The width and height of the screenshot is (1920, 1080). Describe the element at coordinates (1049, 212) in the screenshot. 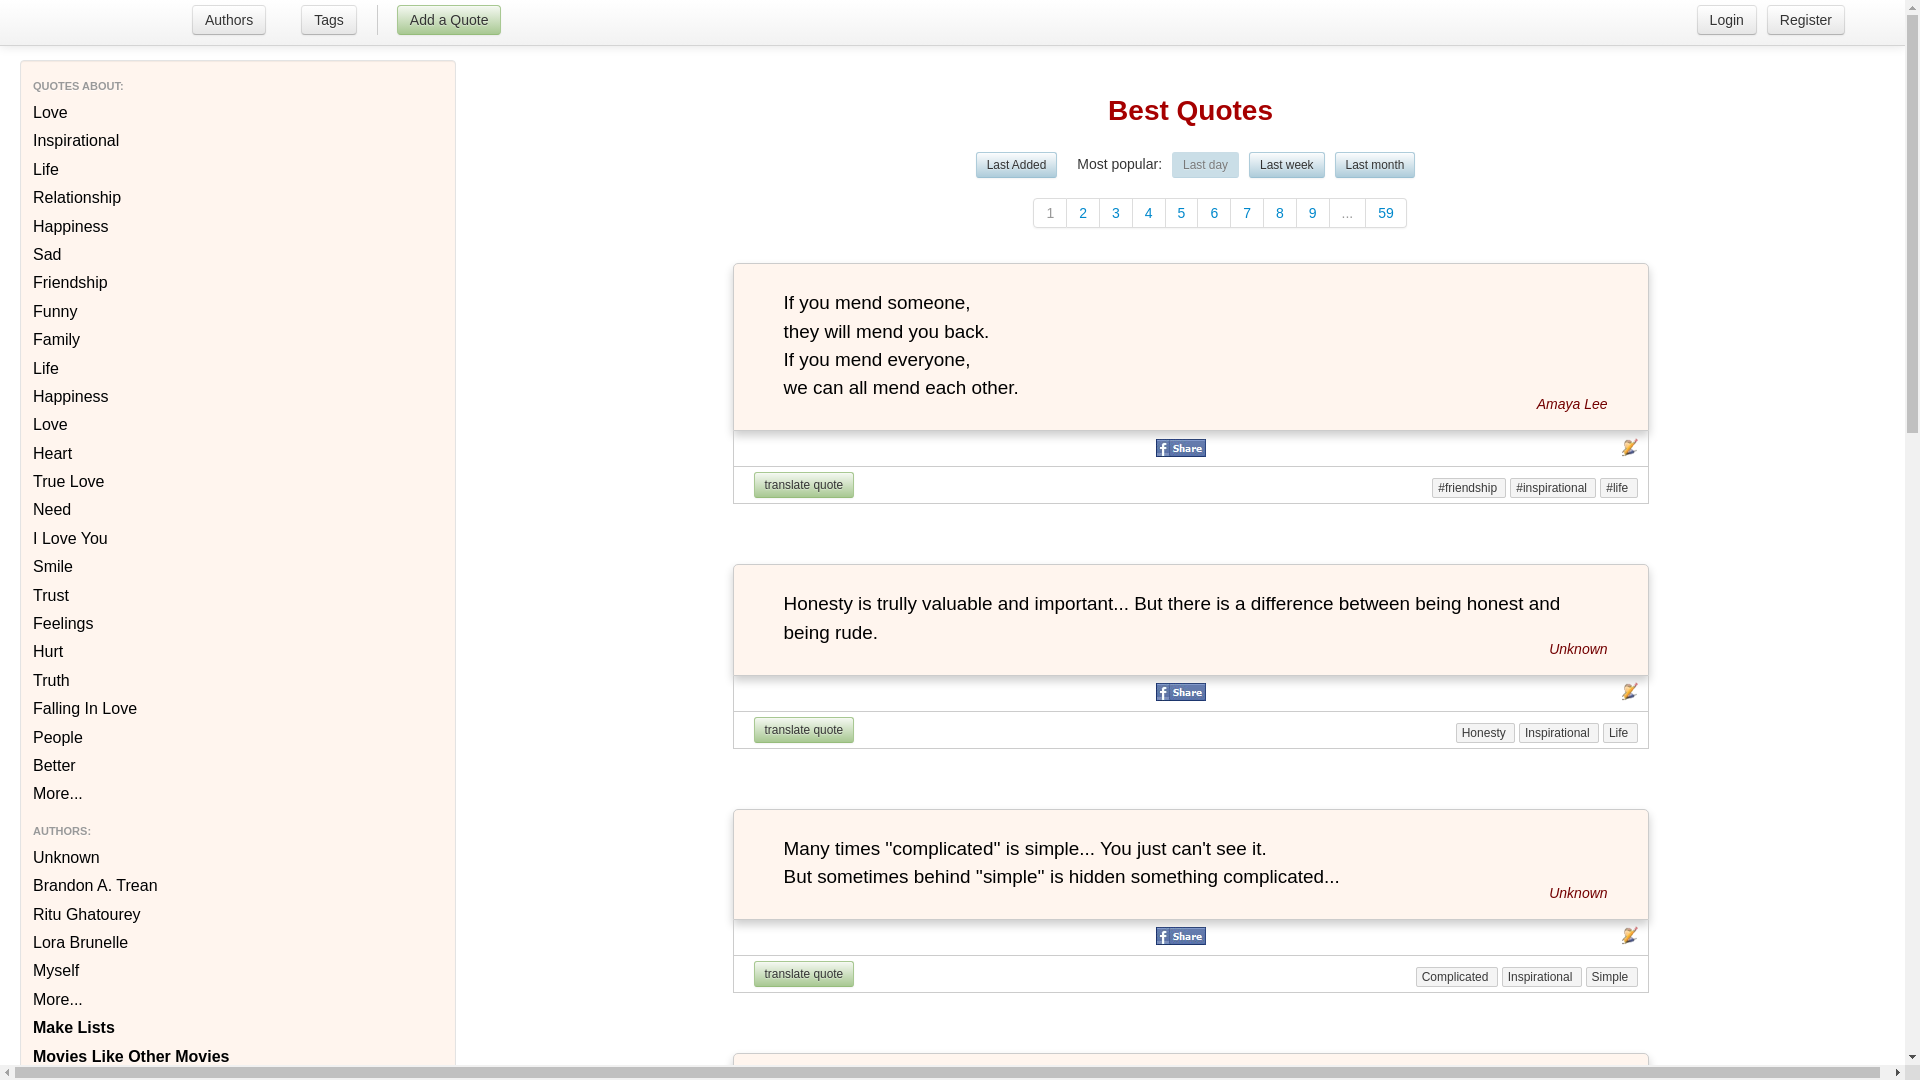

I see `'1'` at that location.